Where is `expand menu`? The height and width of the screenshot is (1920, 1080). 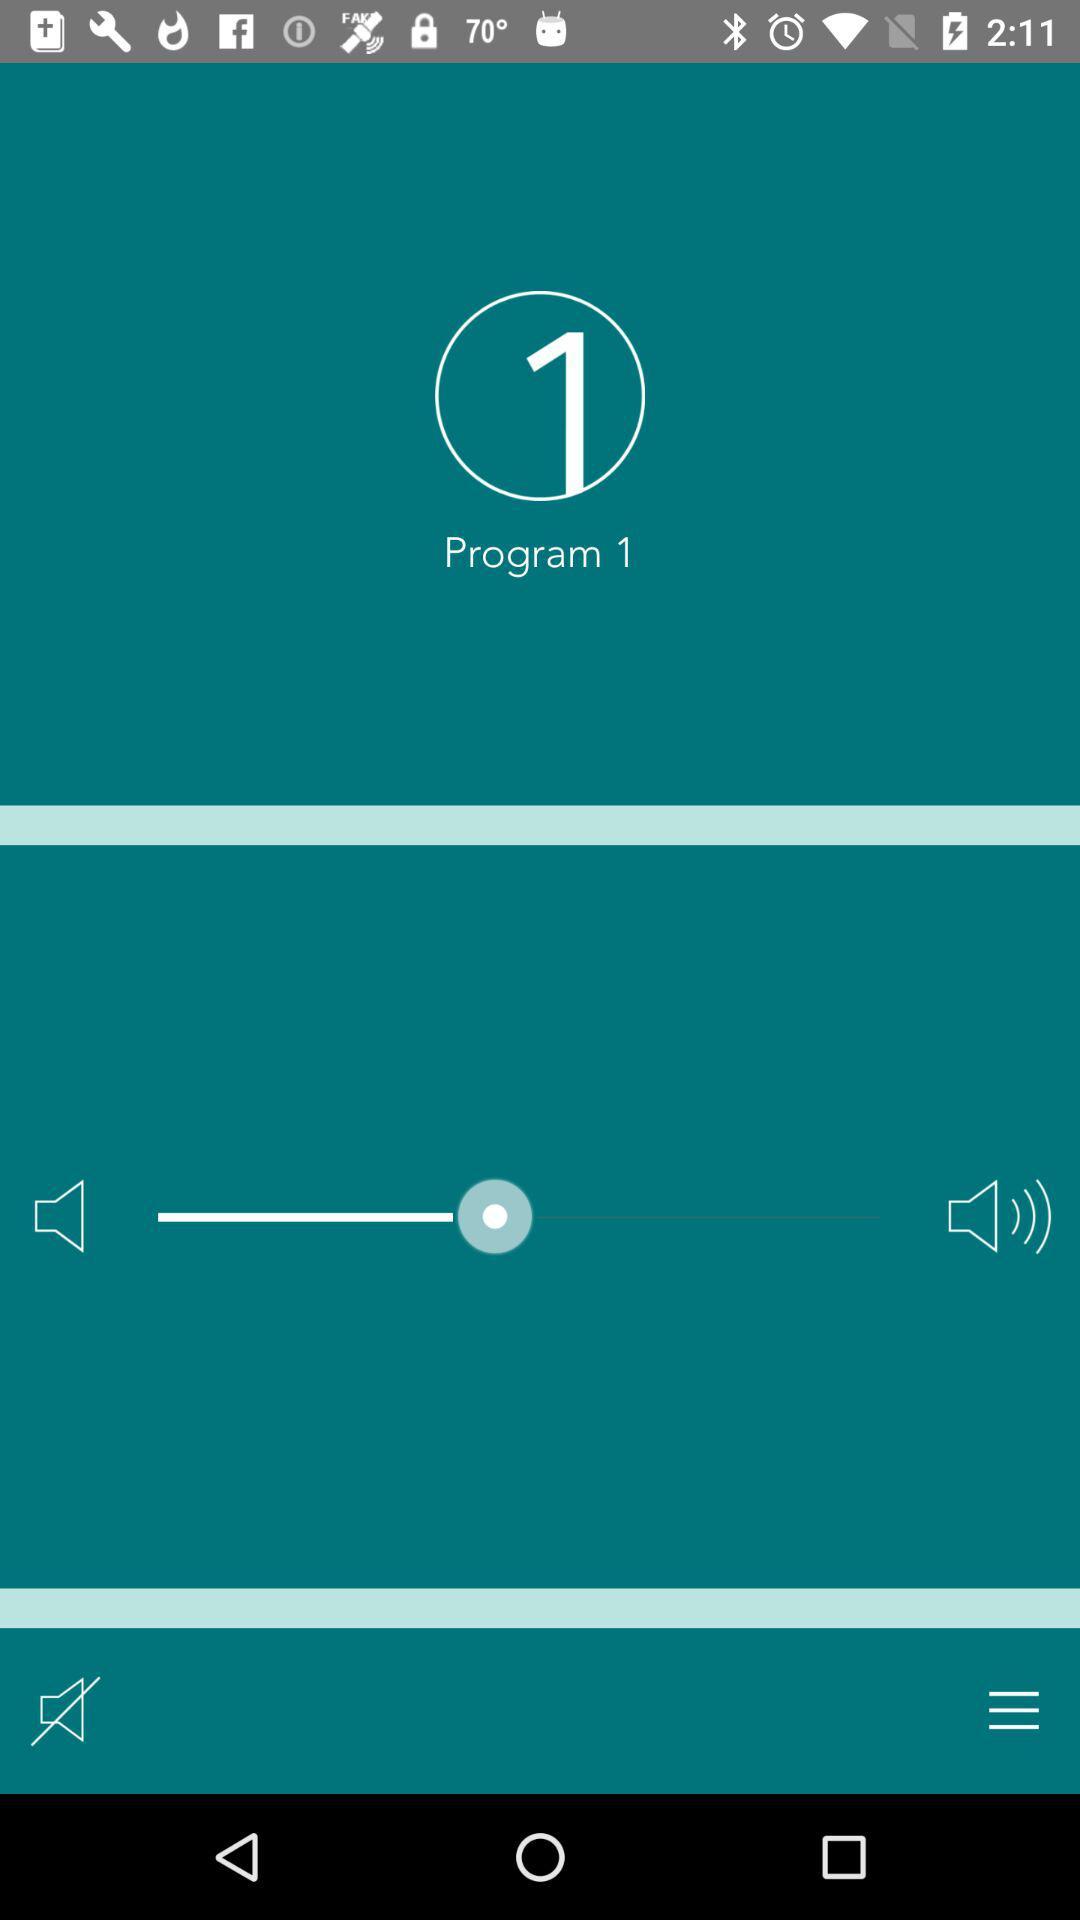 expand menu is located at coordinates (1014, 1709).